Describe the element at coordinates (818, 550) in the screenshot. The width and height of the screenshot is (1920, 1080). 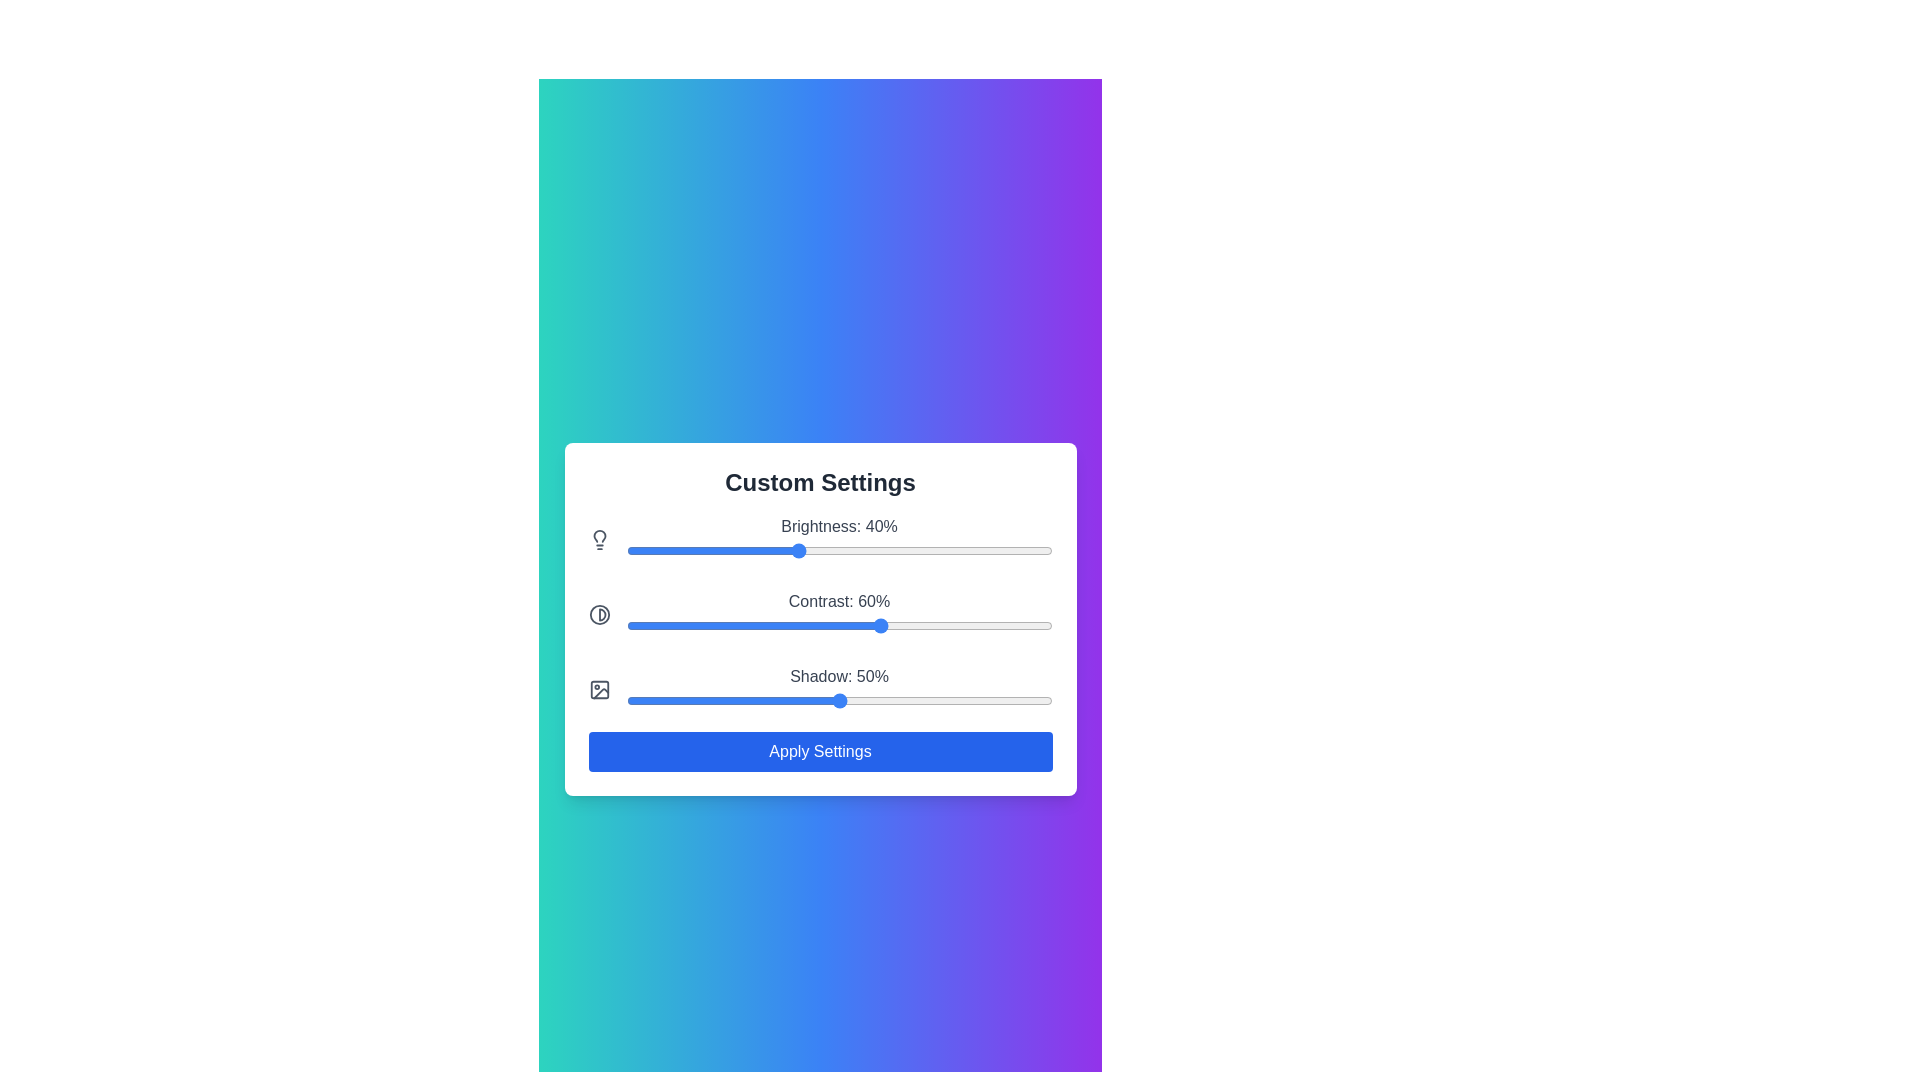
I see `the brightness slider to set the brightness to 45%` at that location.